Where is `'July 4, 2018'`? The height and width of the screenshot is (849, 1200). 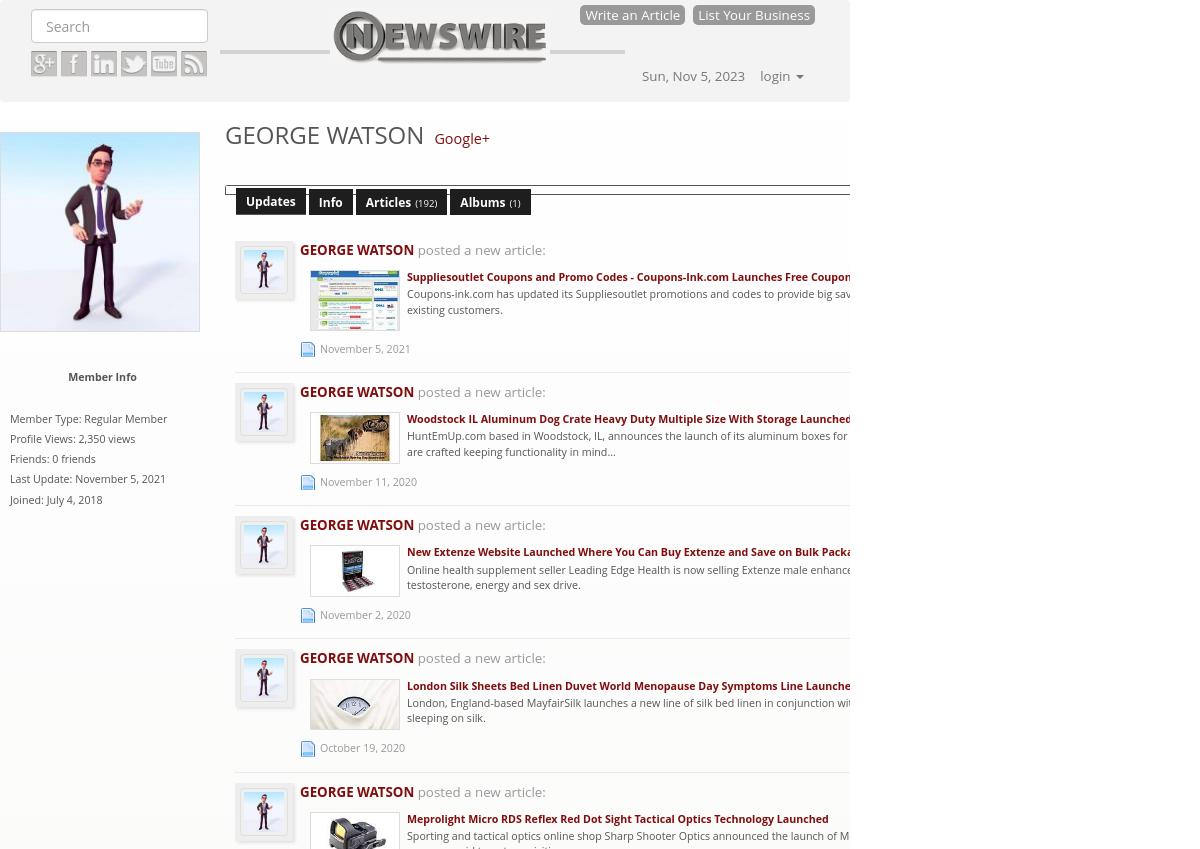 'July 4, 2018' is located at coordinates (74, 498).